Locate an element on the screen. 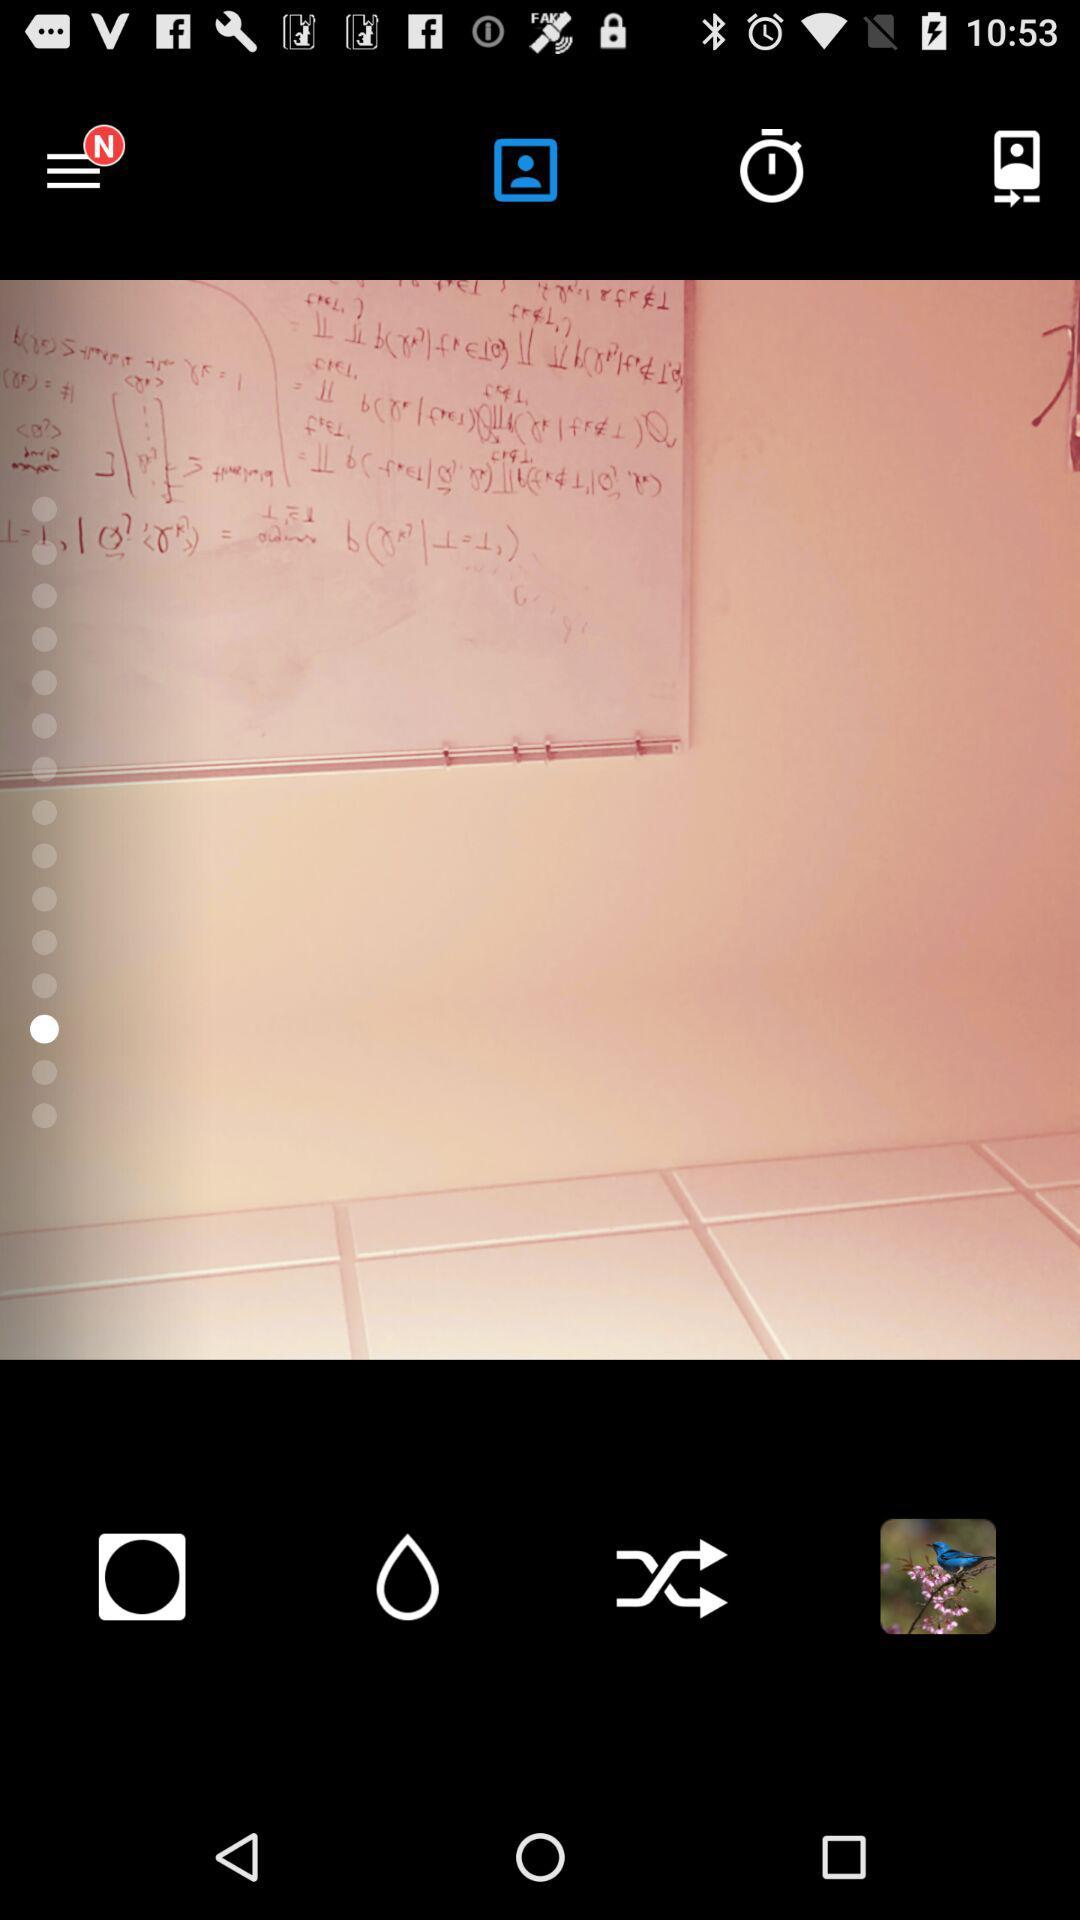 The image size is (1080, 1920). the close icon is located at coordinates (672, 1686).